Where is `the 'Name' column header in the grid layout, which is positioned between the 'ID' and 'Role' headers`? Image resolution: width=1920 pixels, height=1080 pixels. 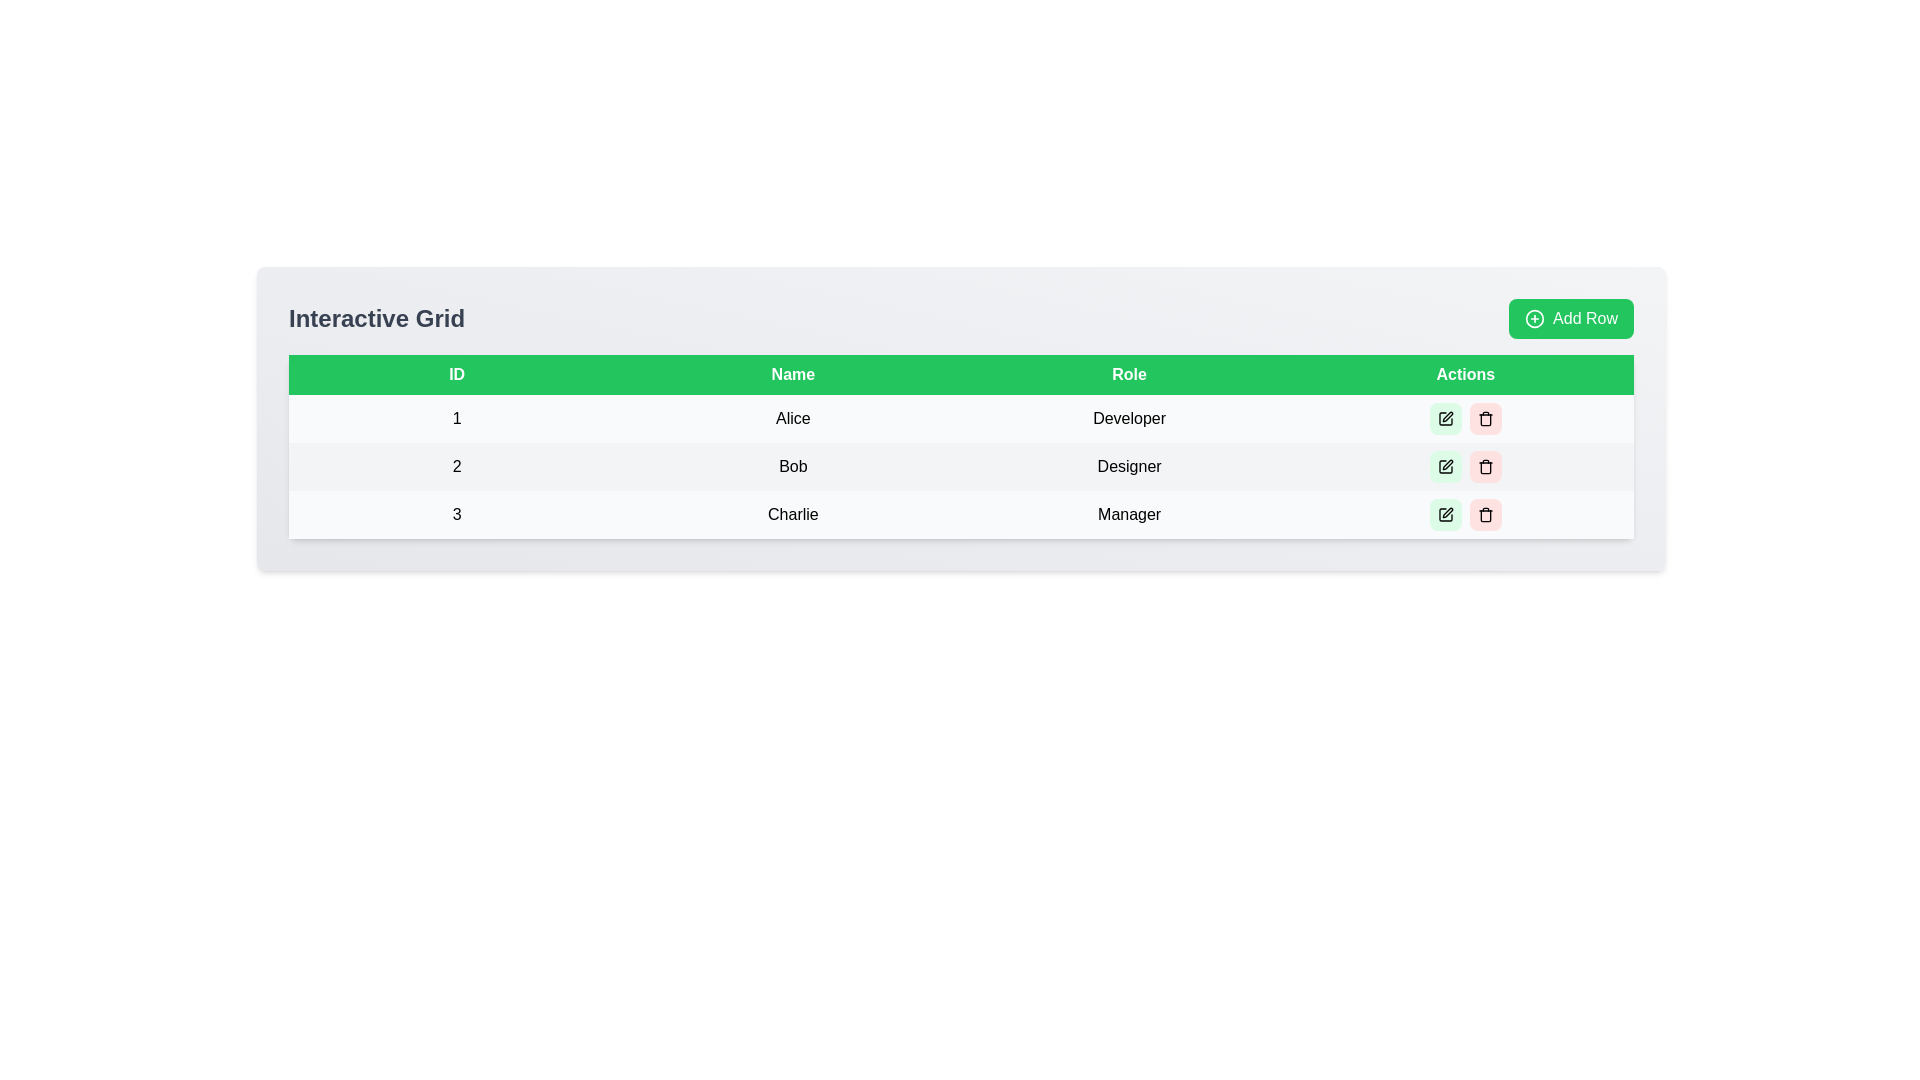
the 'Name' column header in the grid layout, which is positioned between the 'ID' and 'Role' headers is located at coordinates (792, 374).